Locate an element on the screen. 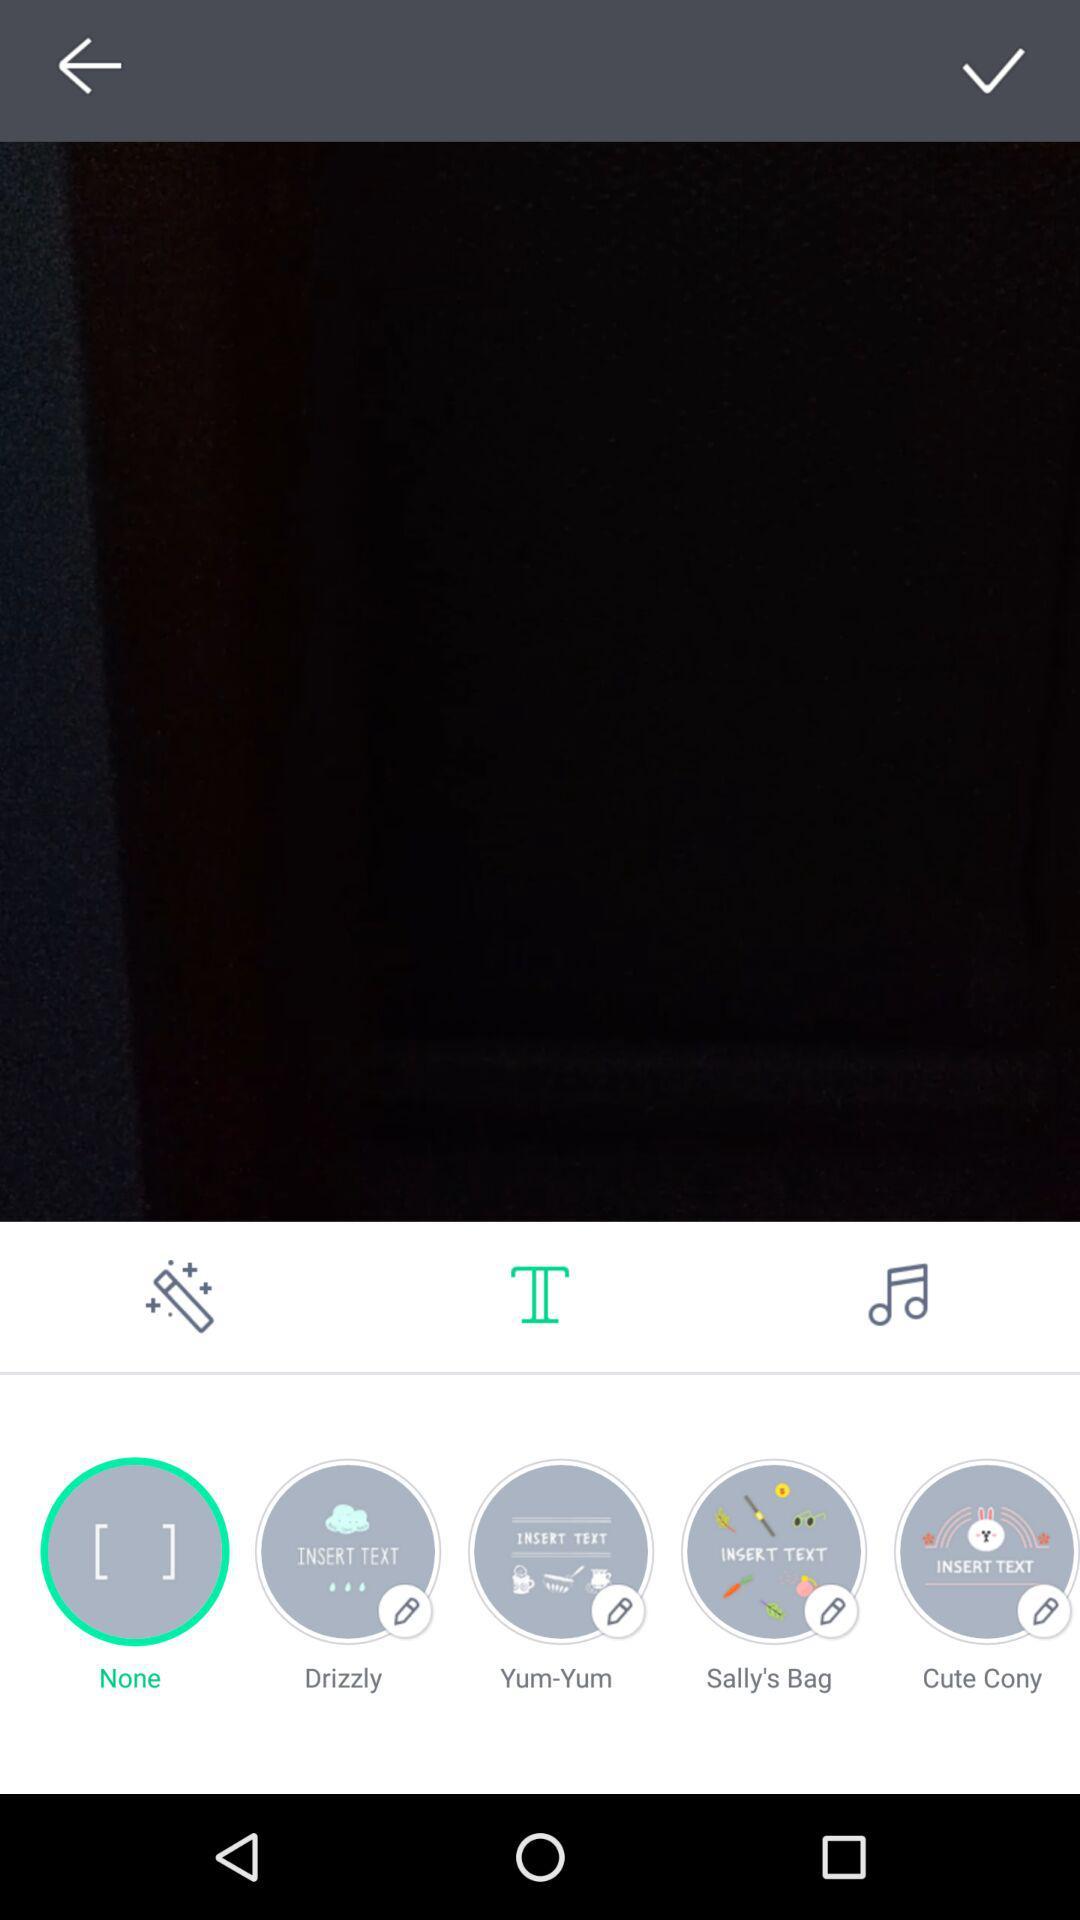  go back is located at coordinates (83, 70).